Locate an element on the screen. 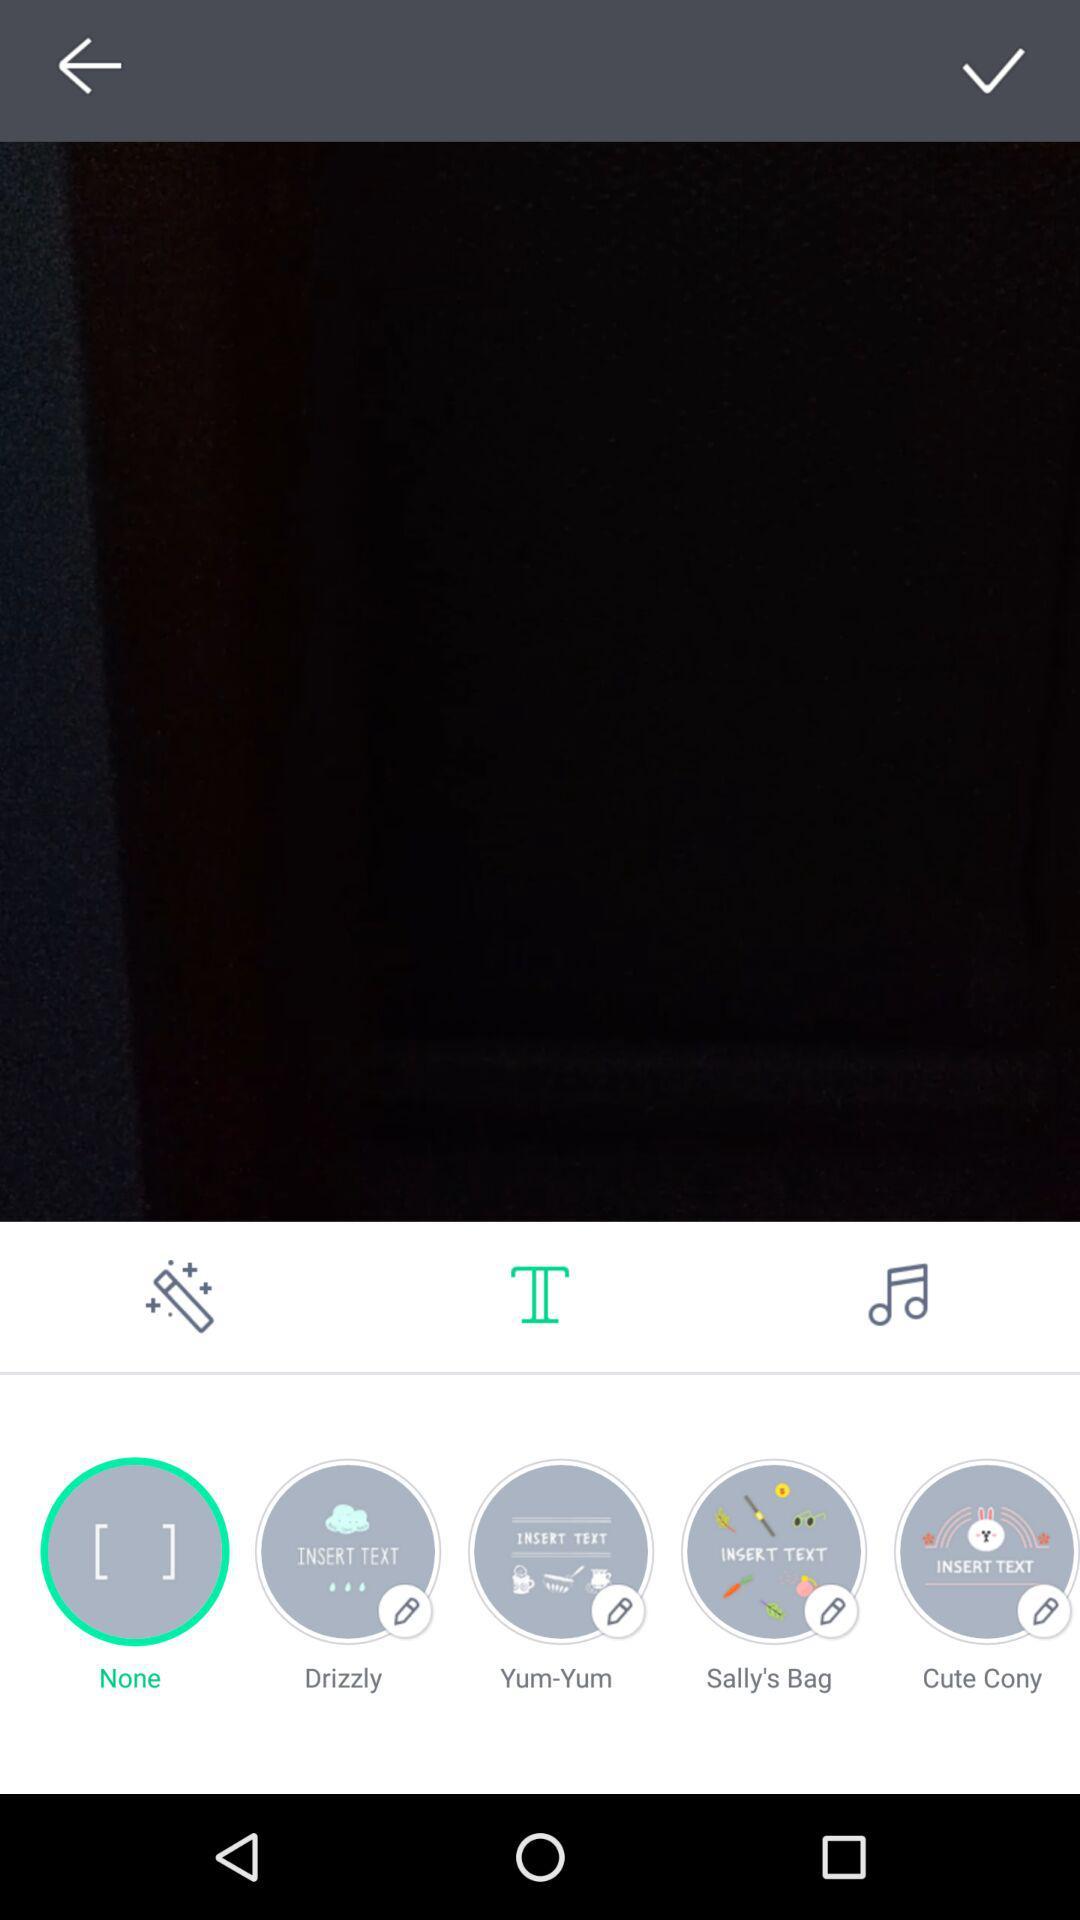  go back is located at coordinates (83, 70).